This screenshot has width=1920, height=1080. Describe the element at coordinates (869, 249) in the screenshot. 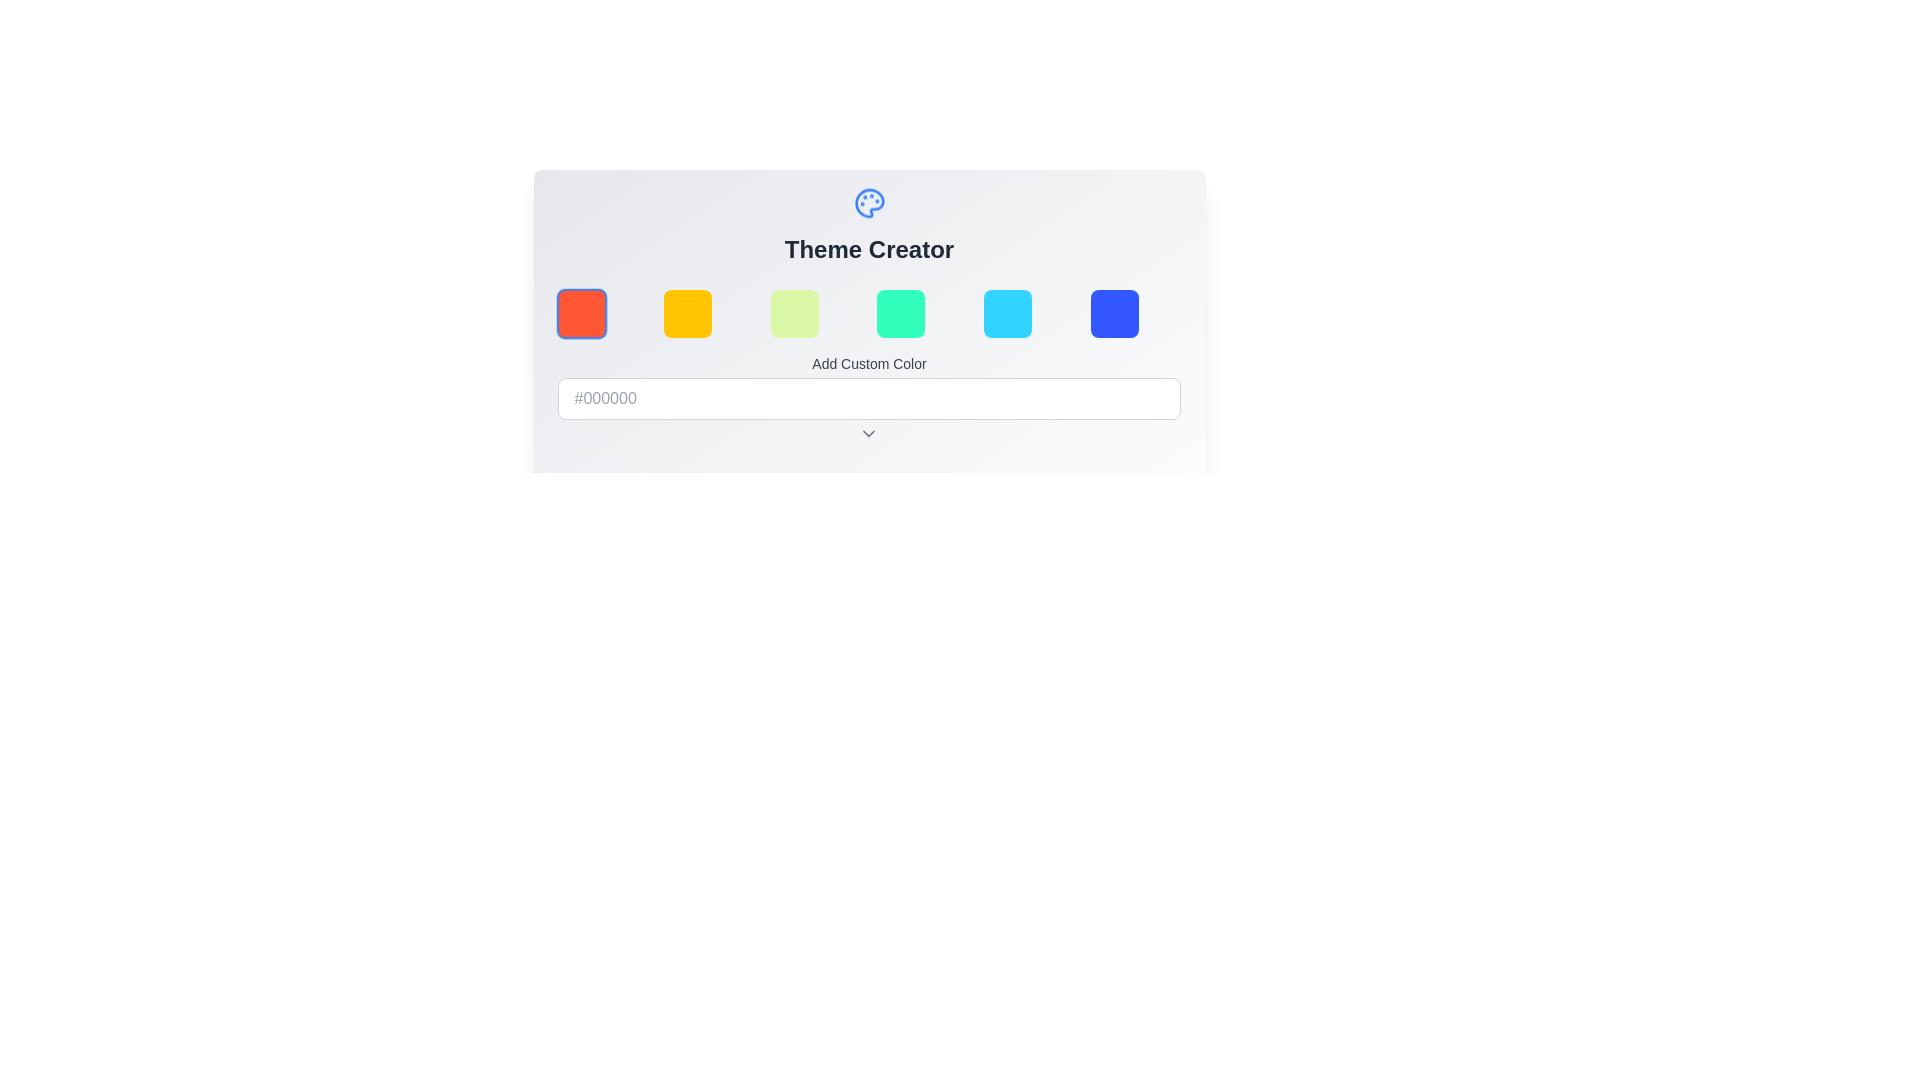

I see `the static text label displaying 'Theme Creator', which is bold and large, centrally aligned, and colored dark gray` at that location.